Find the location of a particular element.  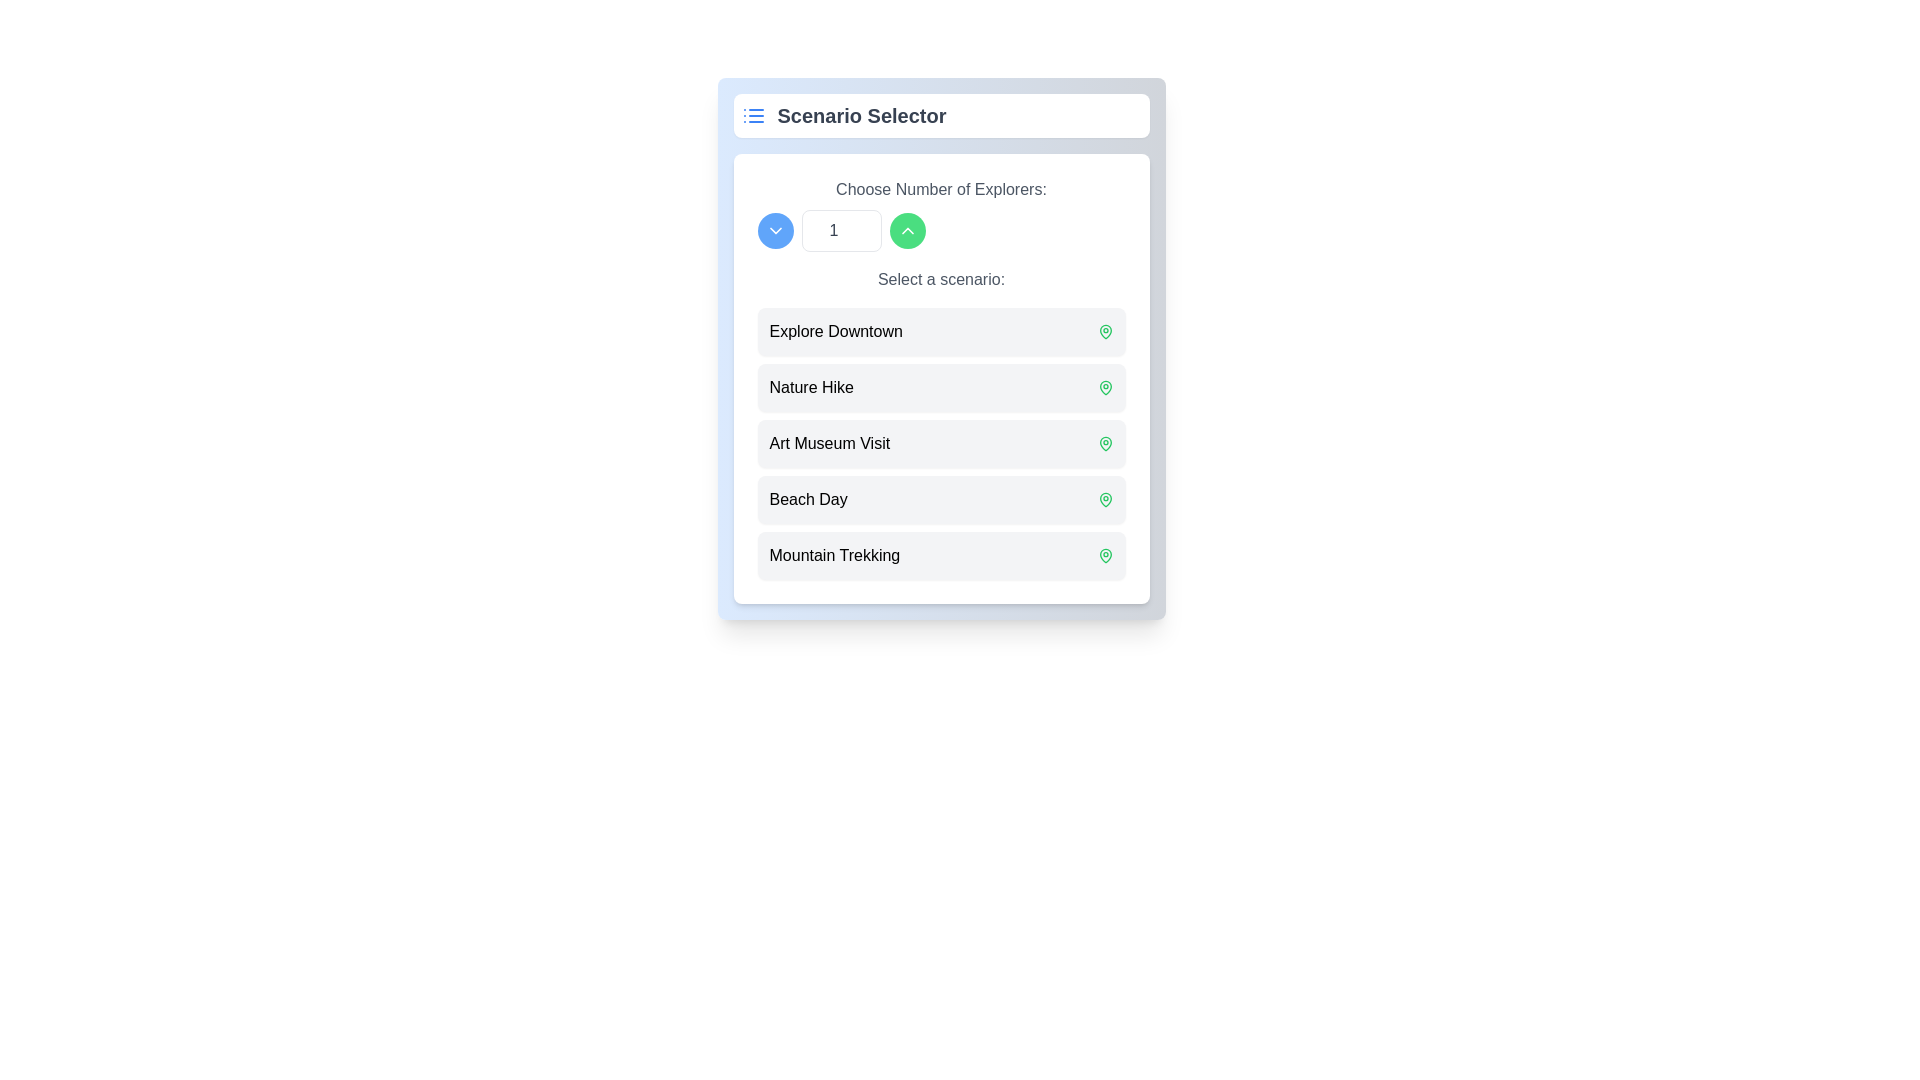

the icon located at the far-right corner of the 'Explore Downtown' row, next to the text label is located at coordinates (1104, 330).